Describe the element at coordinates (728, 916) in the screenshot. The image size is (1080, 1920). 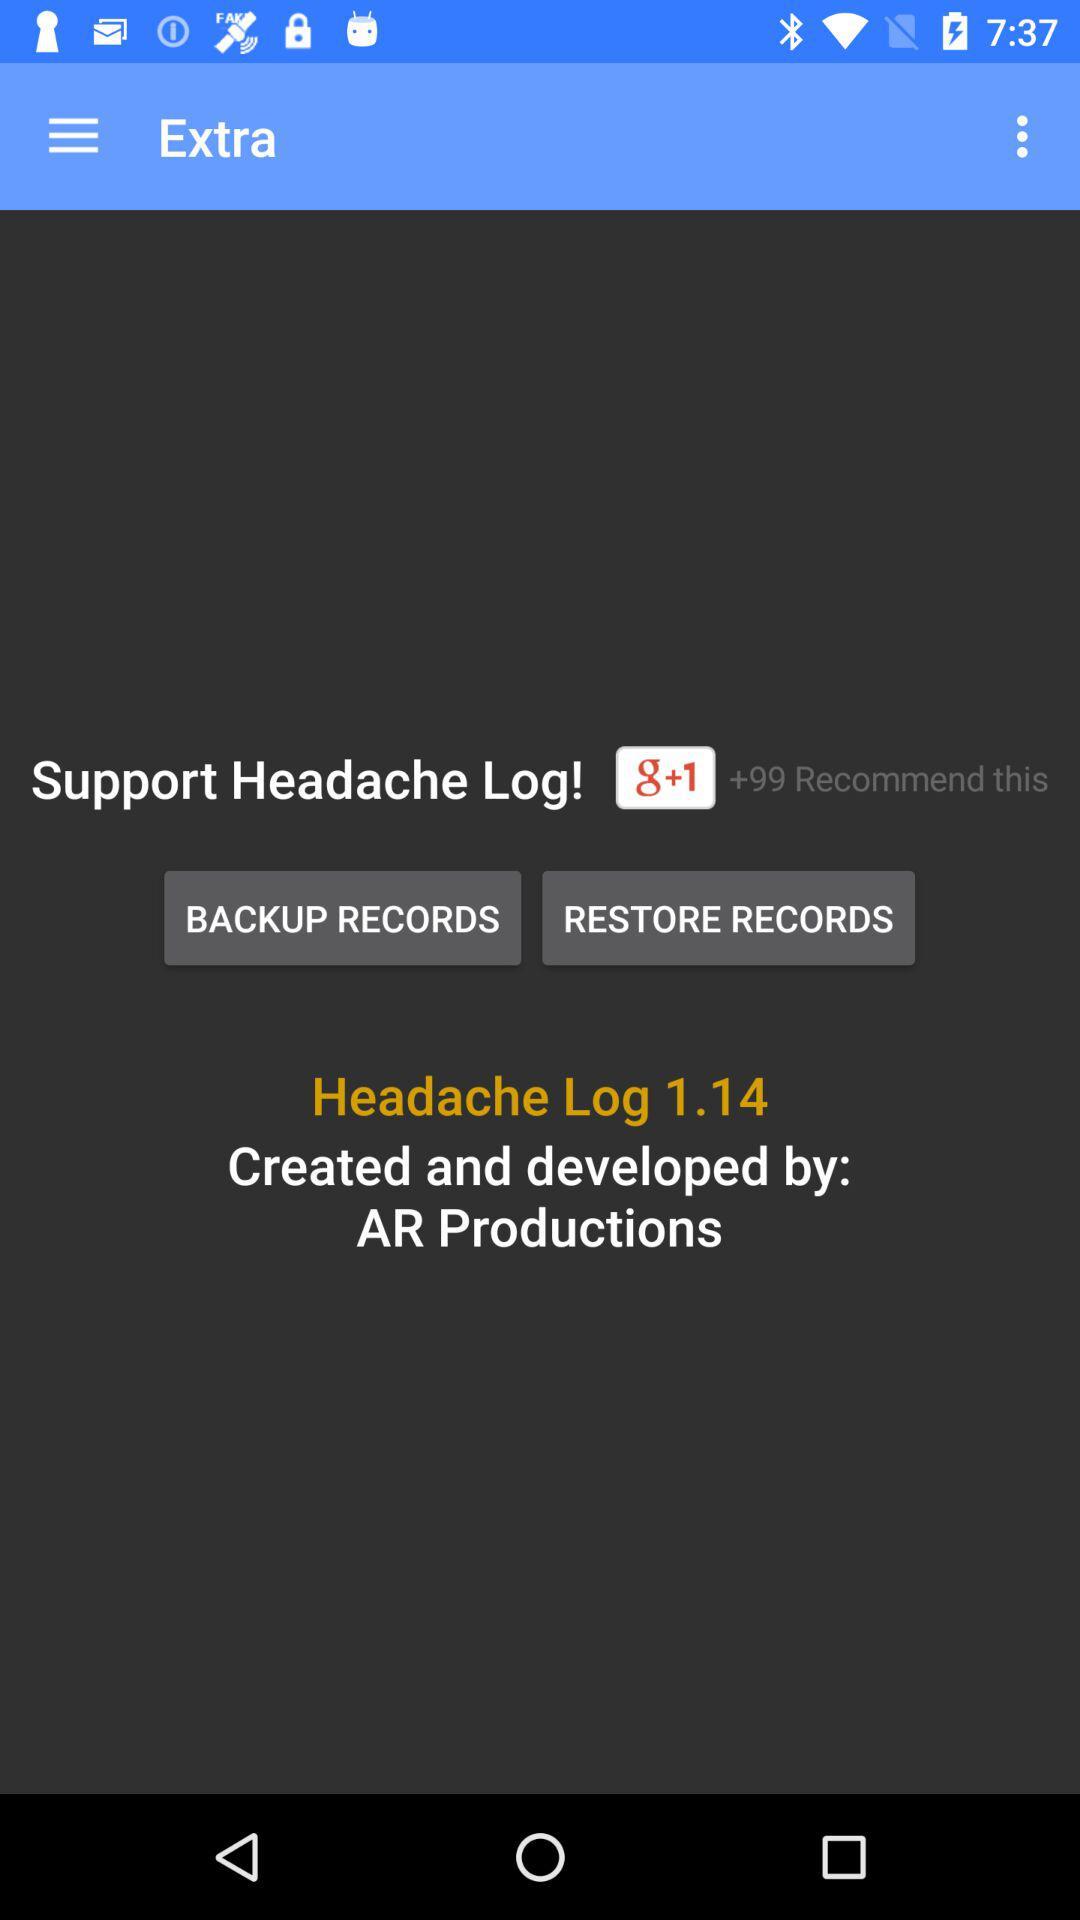
I see `the restore records icon` at that location.